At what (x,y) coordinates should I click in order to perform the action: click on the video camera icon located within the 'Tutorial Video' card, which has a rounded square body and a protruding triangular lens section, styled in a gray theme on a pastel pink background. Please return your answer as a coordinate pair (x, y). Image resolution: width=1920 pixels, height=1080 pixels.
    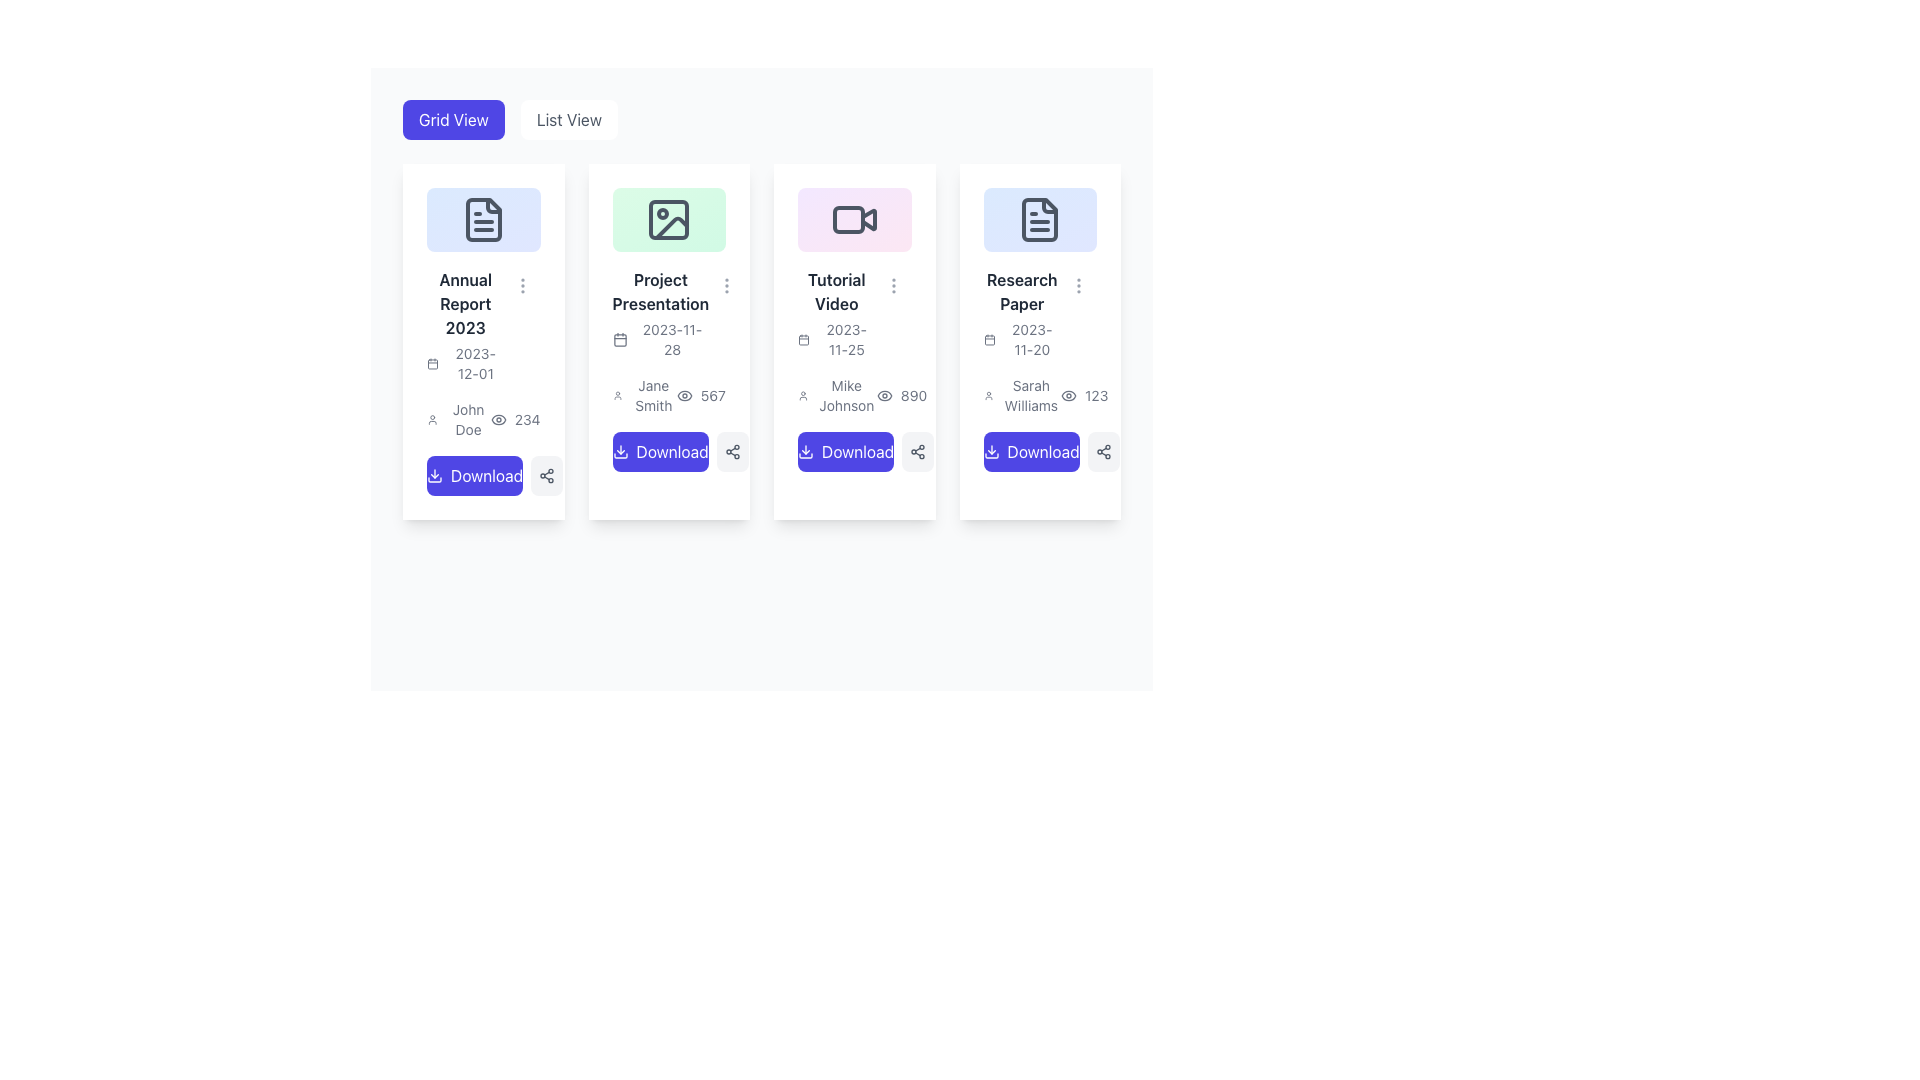
    Looking at the image, I should click on (854, 219).